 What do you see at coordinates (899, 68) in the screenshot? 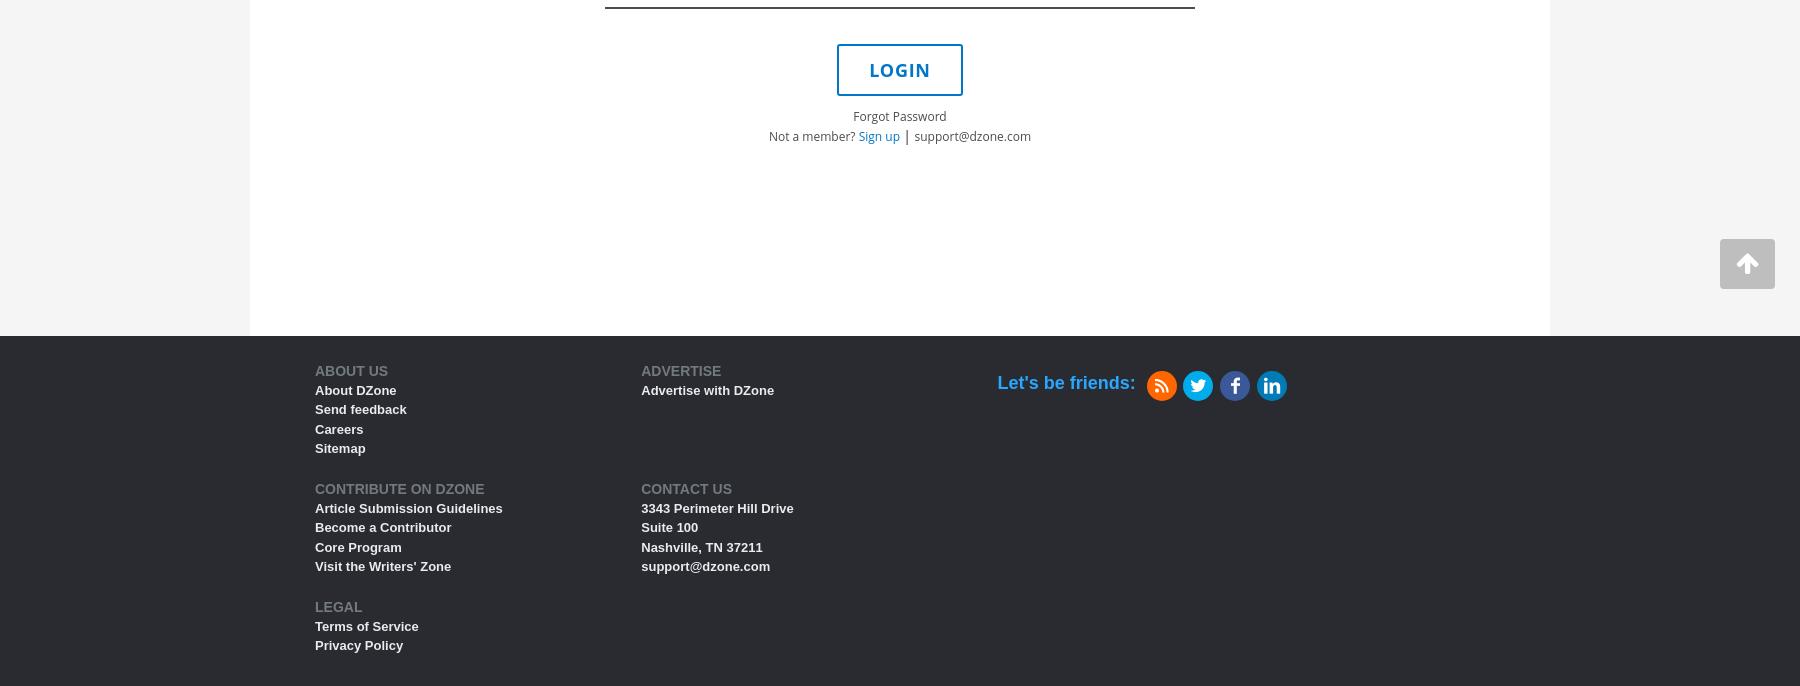
I see `'LOGIN'` at bounding box center [899, 68].